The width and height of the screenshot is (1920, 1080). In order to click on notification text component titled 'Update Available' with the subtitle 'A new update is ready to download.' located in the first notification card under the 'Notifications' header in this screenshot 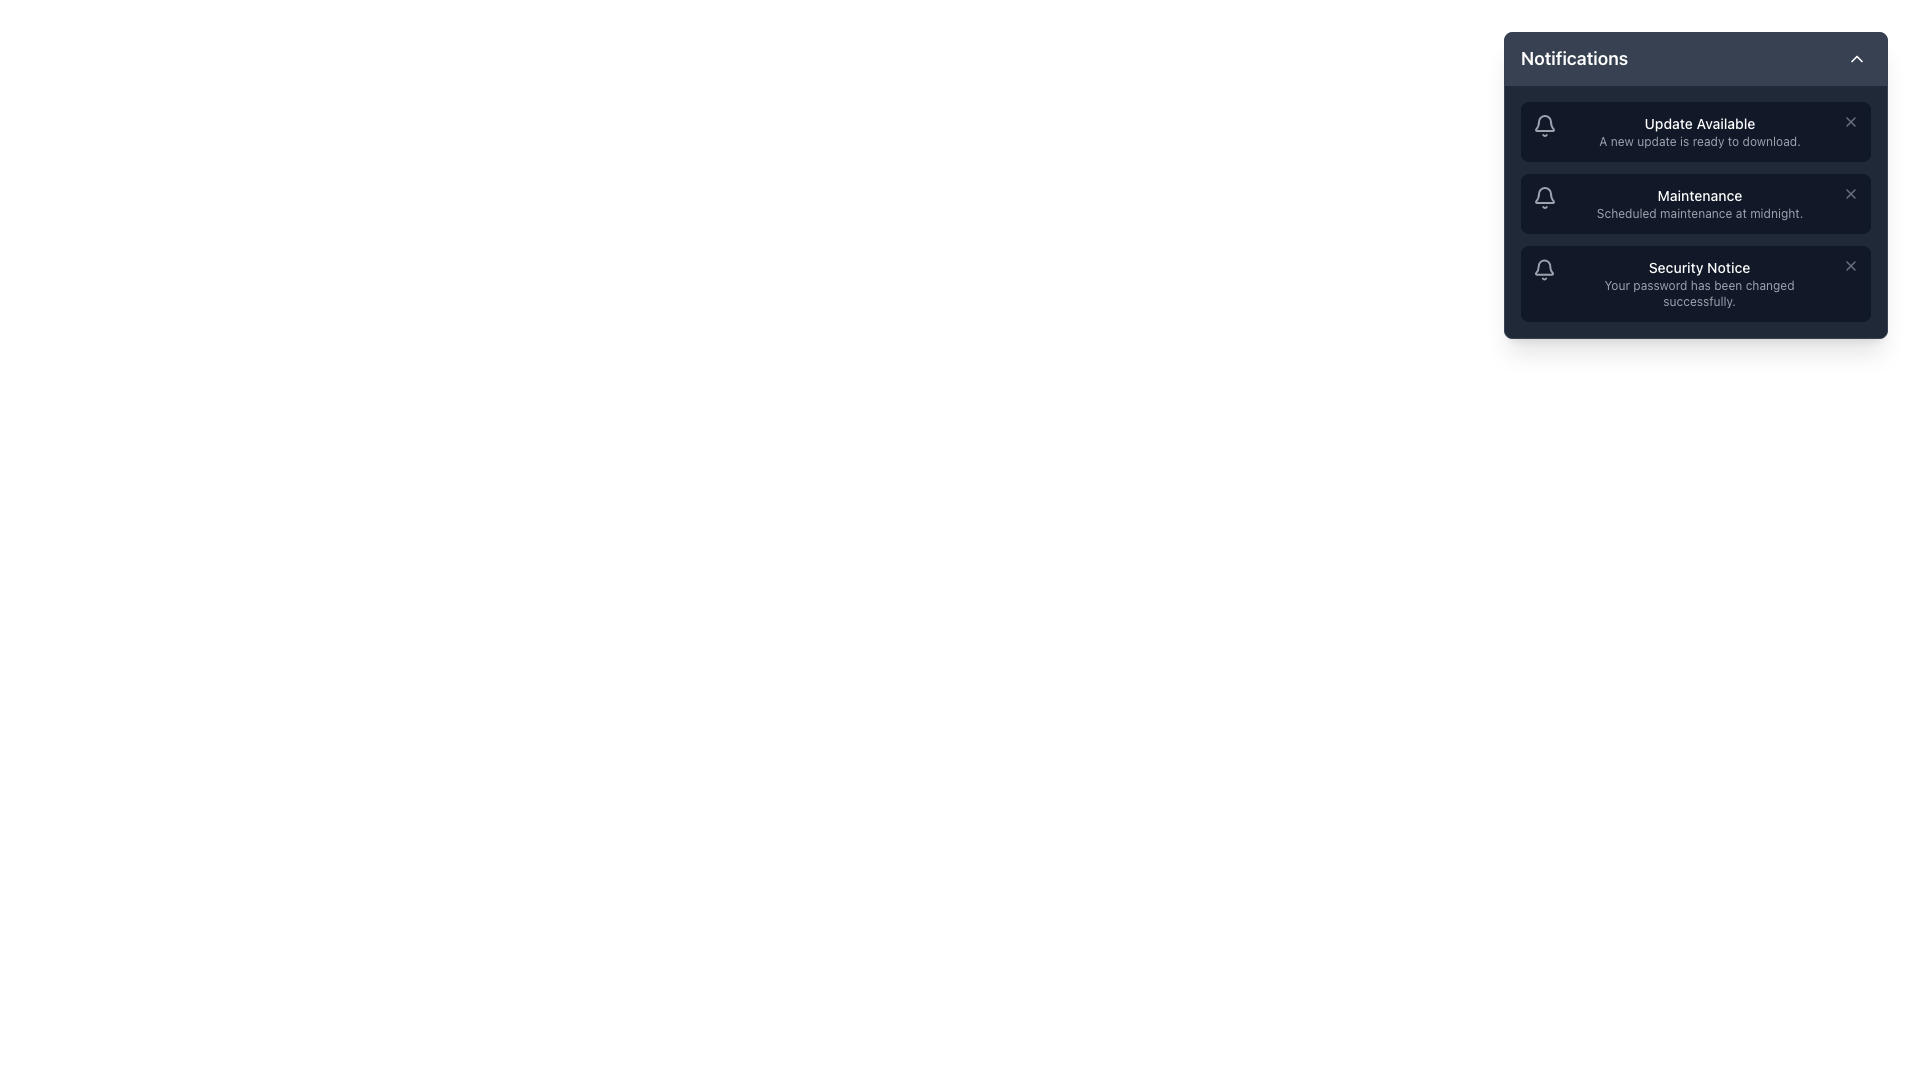, I will do `click(1698, 131)`.